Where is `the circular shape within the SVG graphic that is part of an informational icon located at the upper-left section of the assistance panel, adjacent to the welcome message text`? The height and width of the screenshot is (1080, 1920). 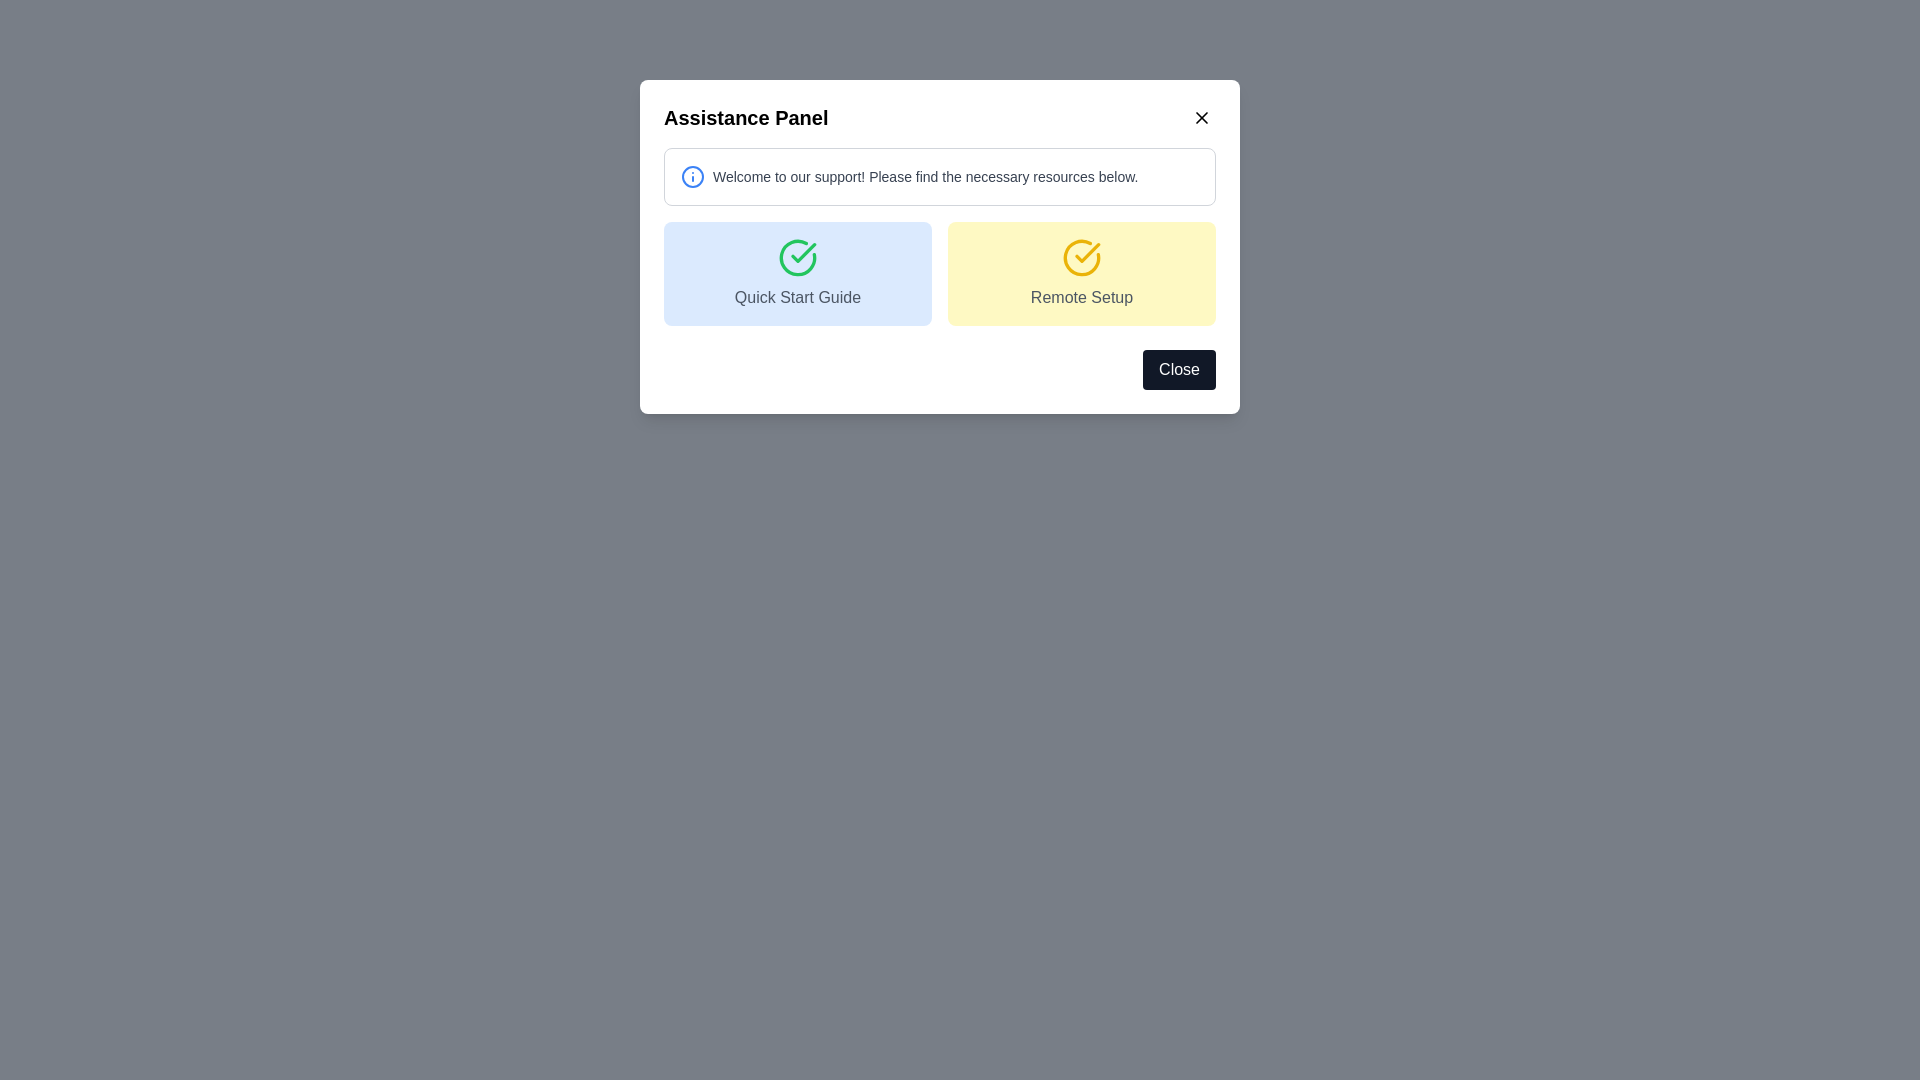 the circular shape within the SVG graphic that is part of an informational icon located at the upper-left section of the assistance panel, adjacent to the welcome message text is located at coordinates (692, 176).